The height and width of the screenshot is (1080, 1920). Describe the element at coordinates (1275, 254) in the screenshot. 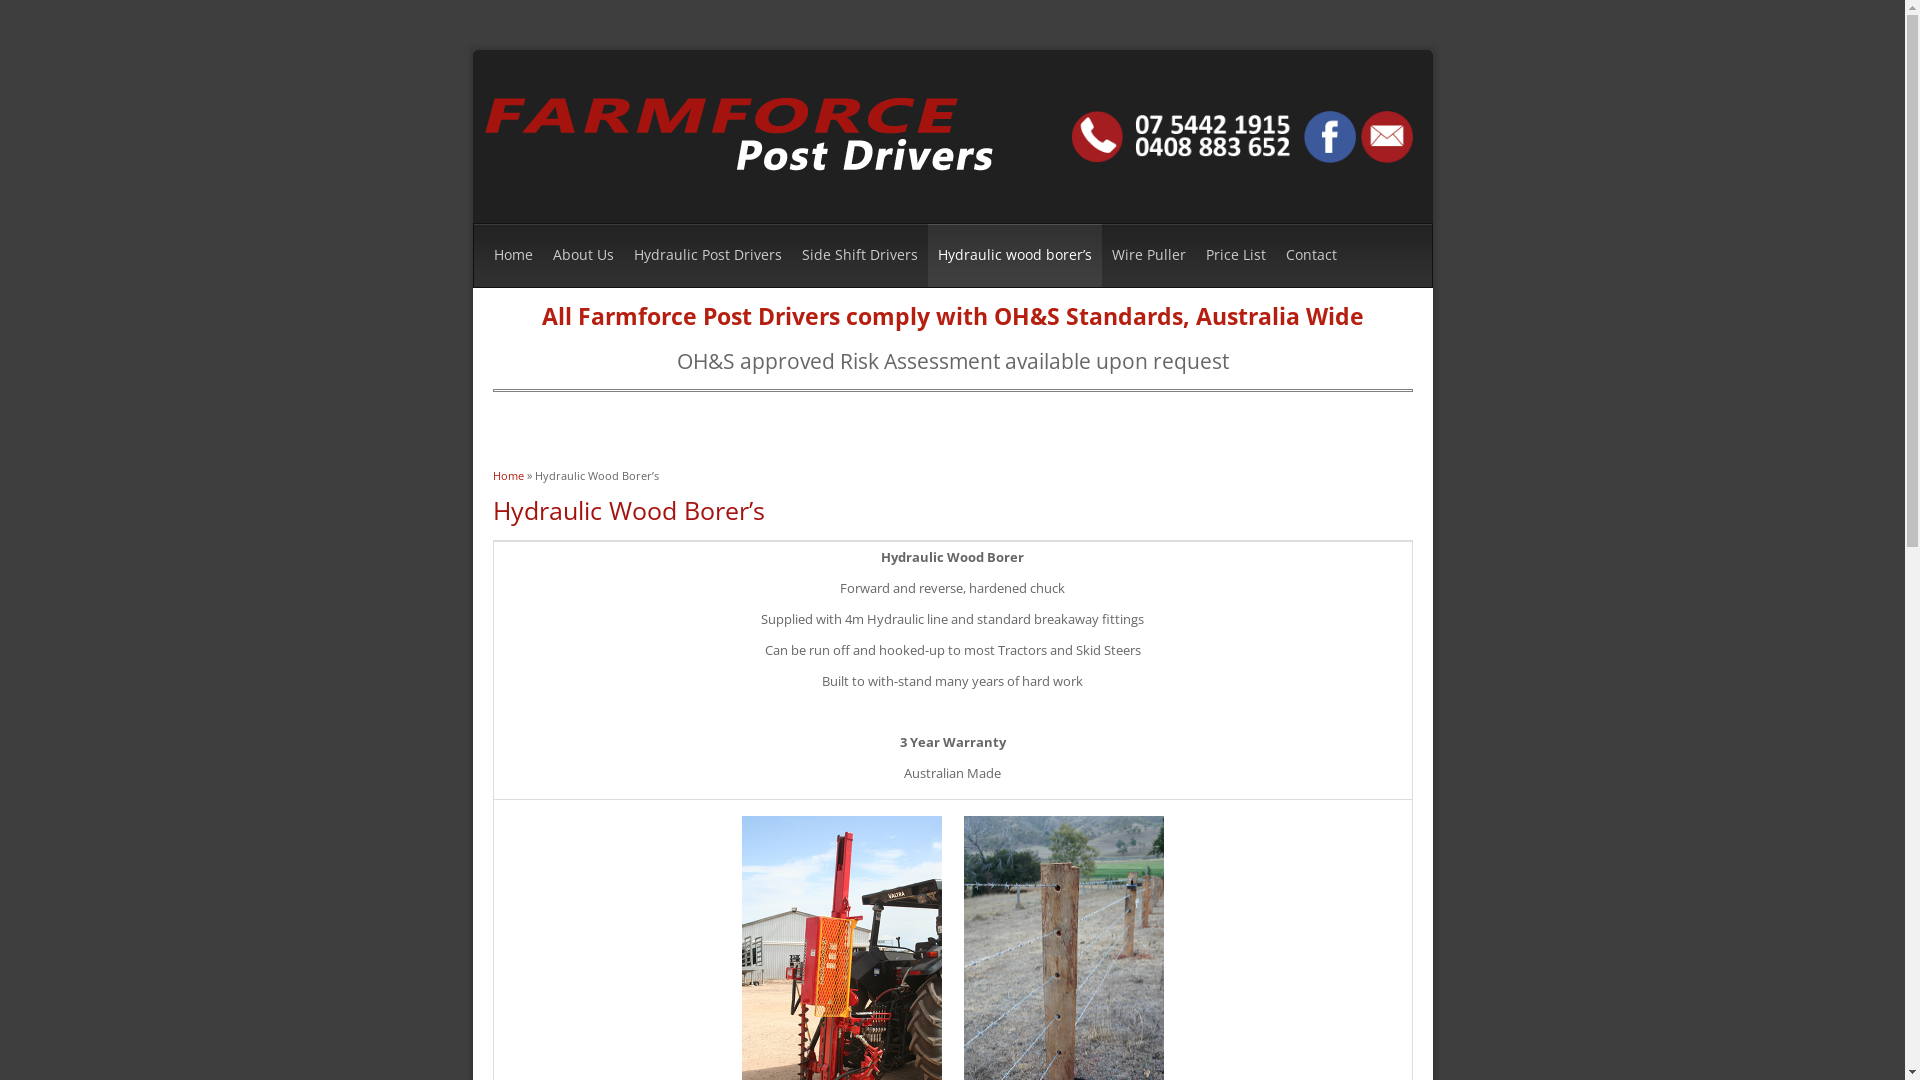

I see `'Contact'` at that location.